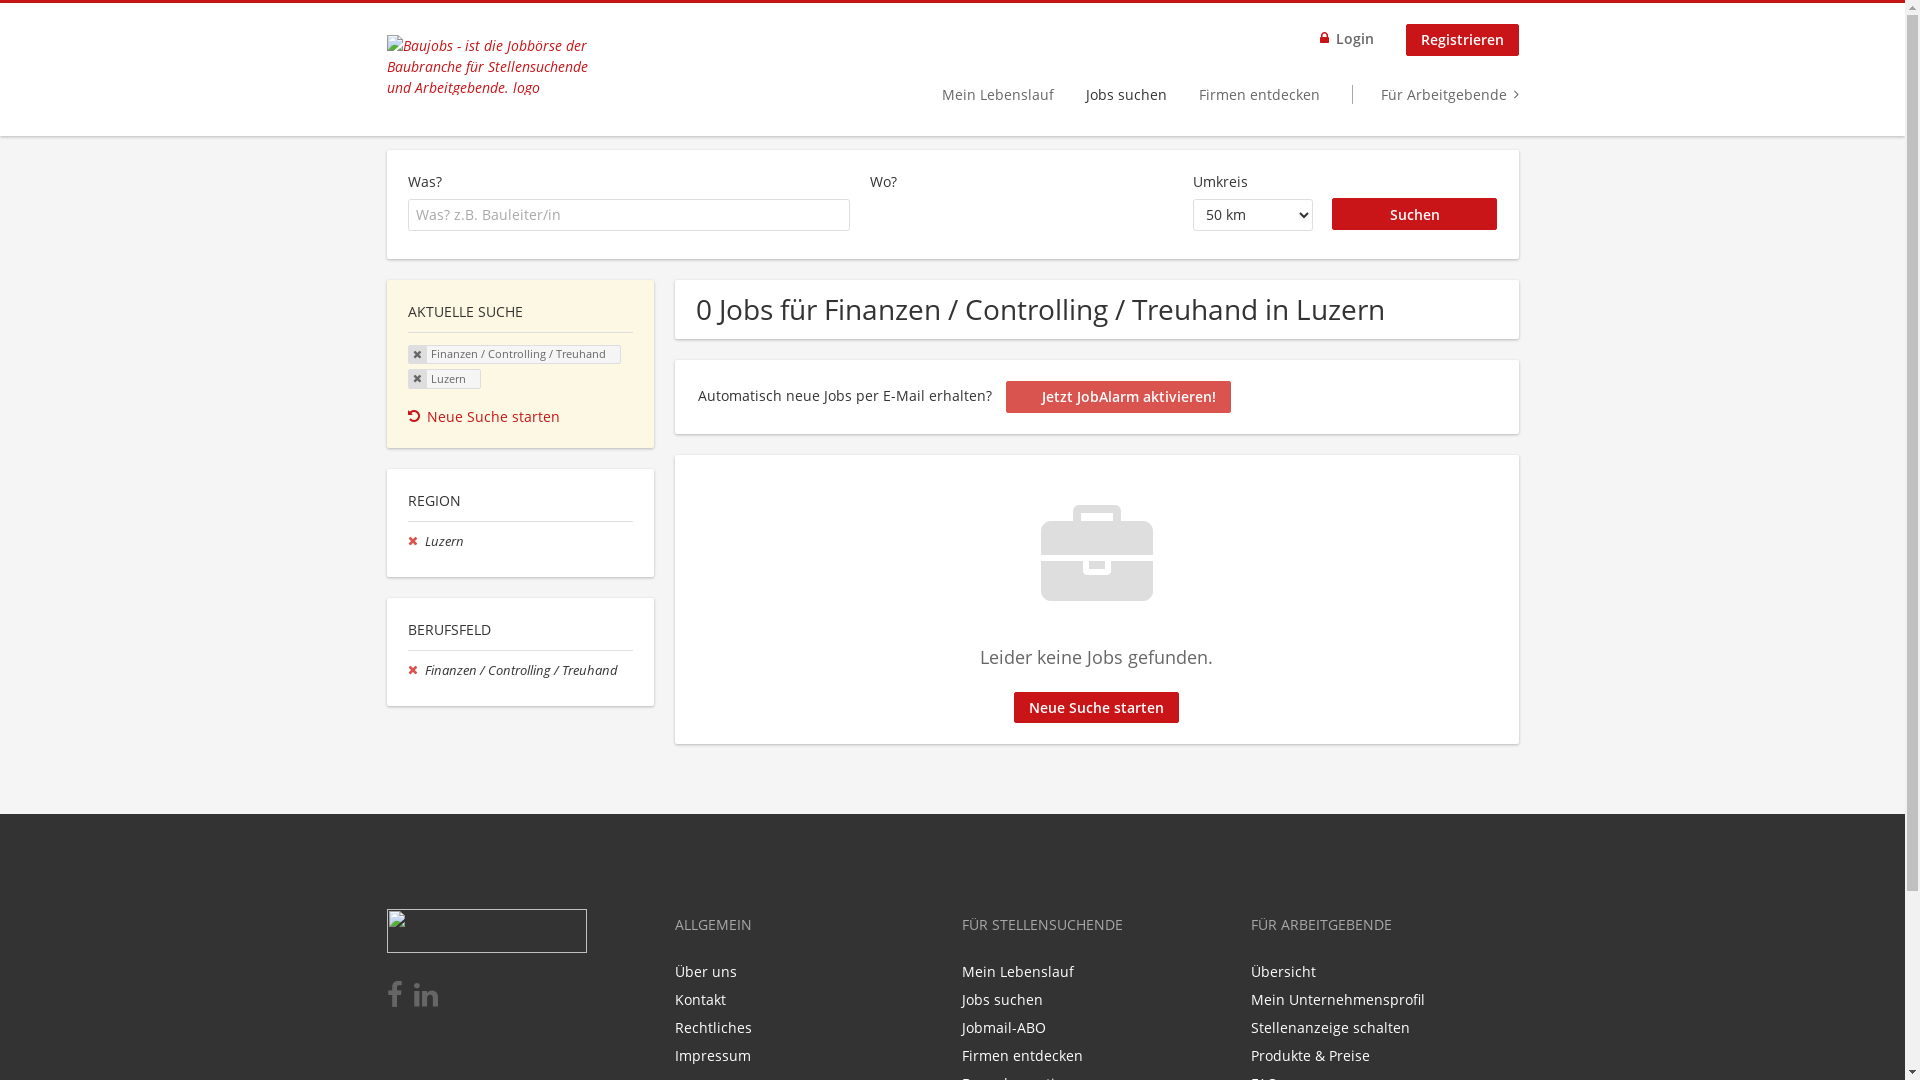  What do you see at coordinates (1331, 213) in the screenshot?
I see `'Suchen'` at bounding box center [1331, 213].